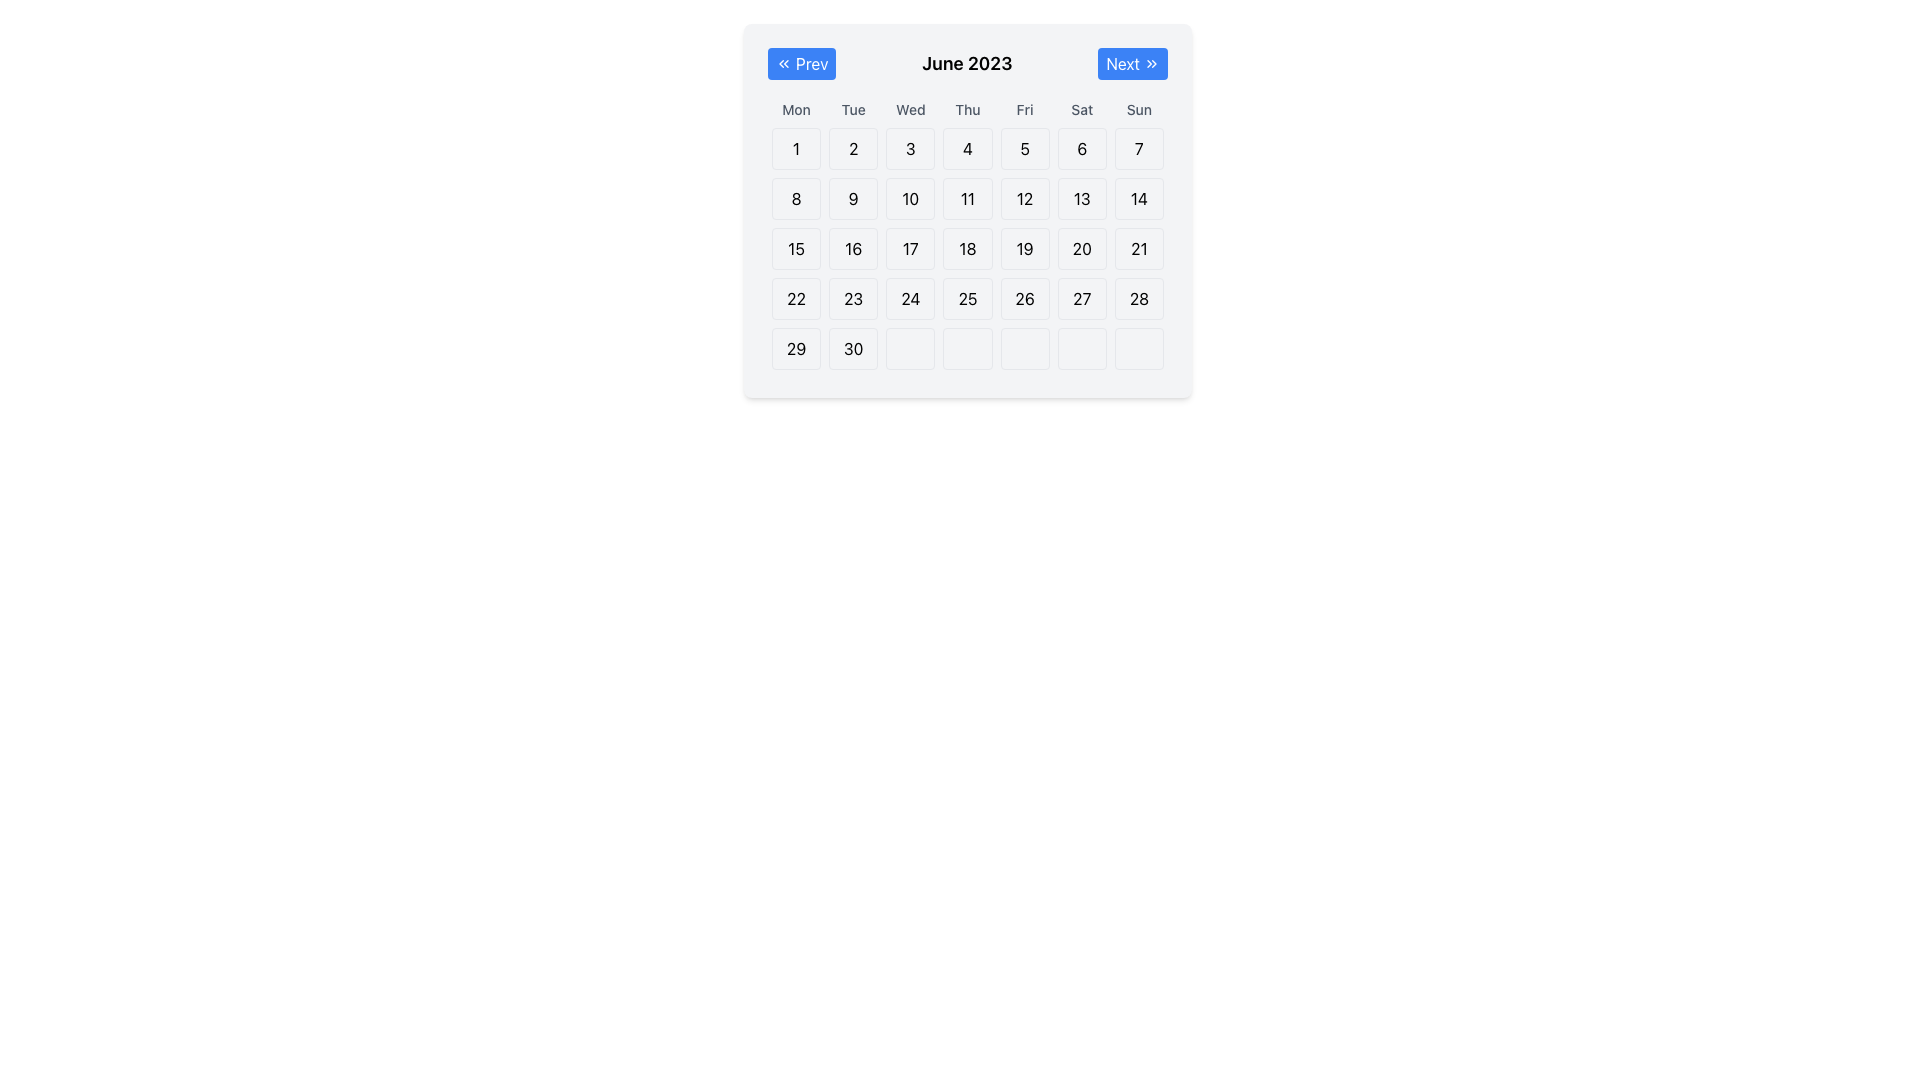 The width and height of the screenshot is (1920, 1080). I want to click on the empty interactive box in the calendar grid, which is the fourth cell in the last row beneath the 'Thu' column, so click(968, 347).